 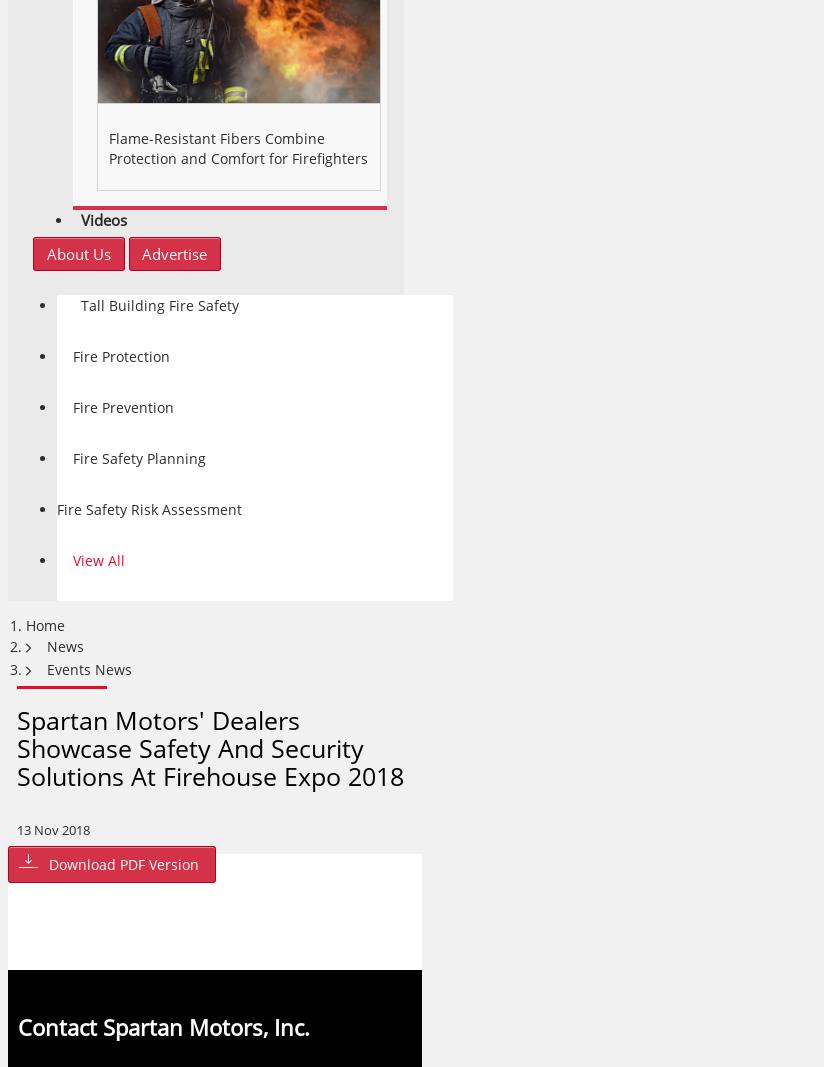 I want to click on 'Contact Spartan Motors, Inc.', so click(x=162, y=1026).